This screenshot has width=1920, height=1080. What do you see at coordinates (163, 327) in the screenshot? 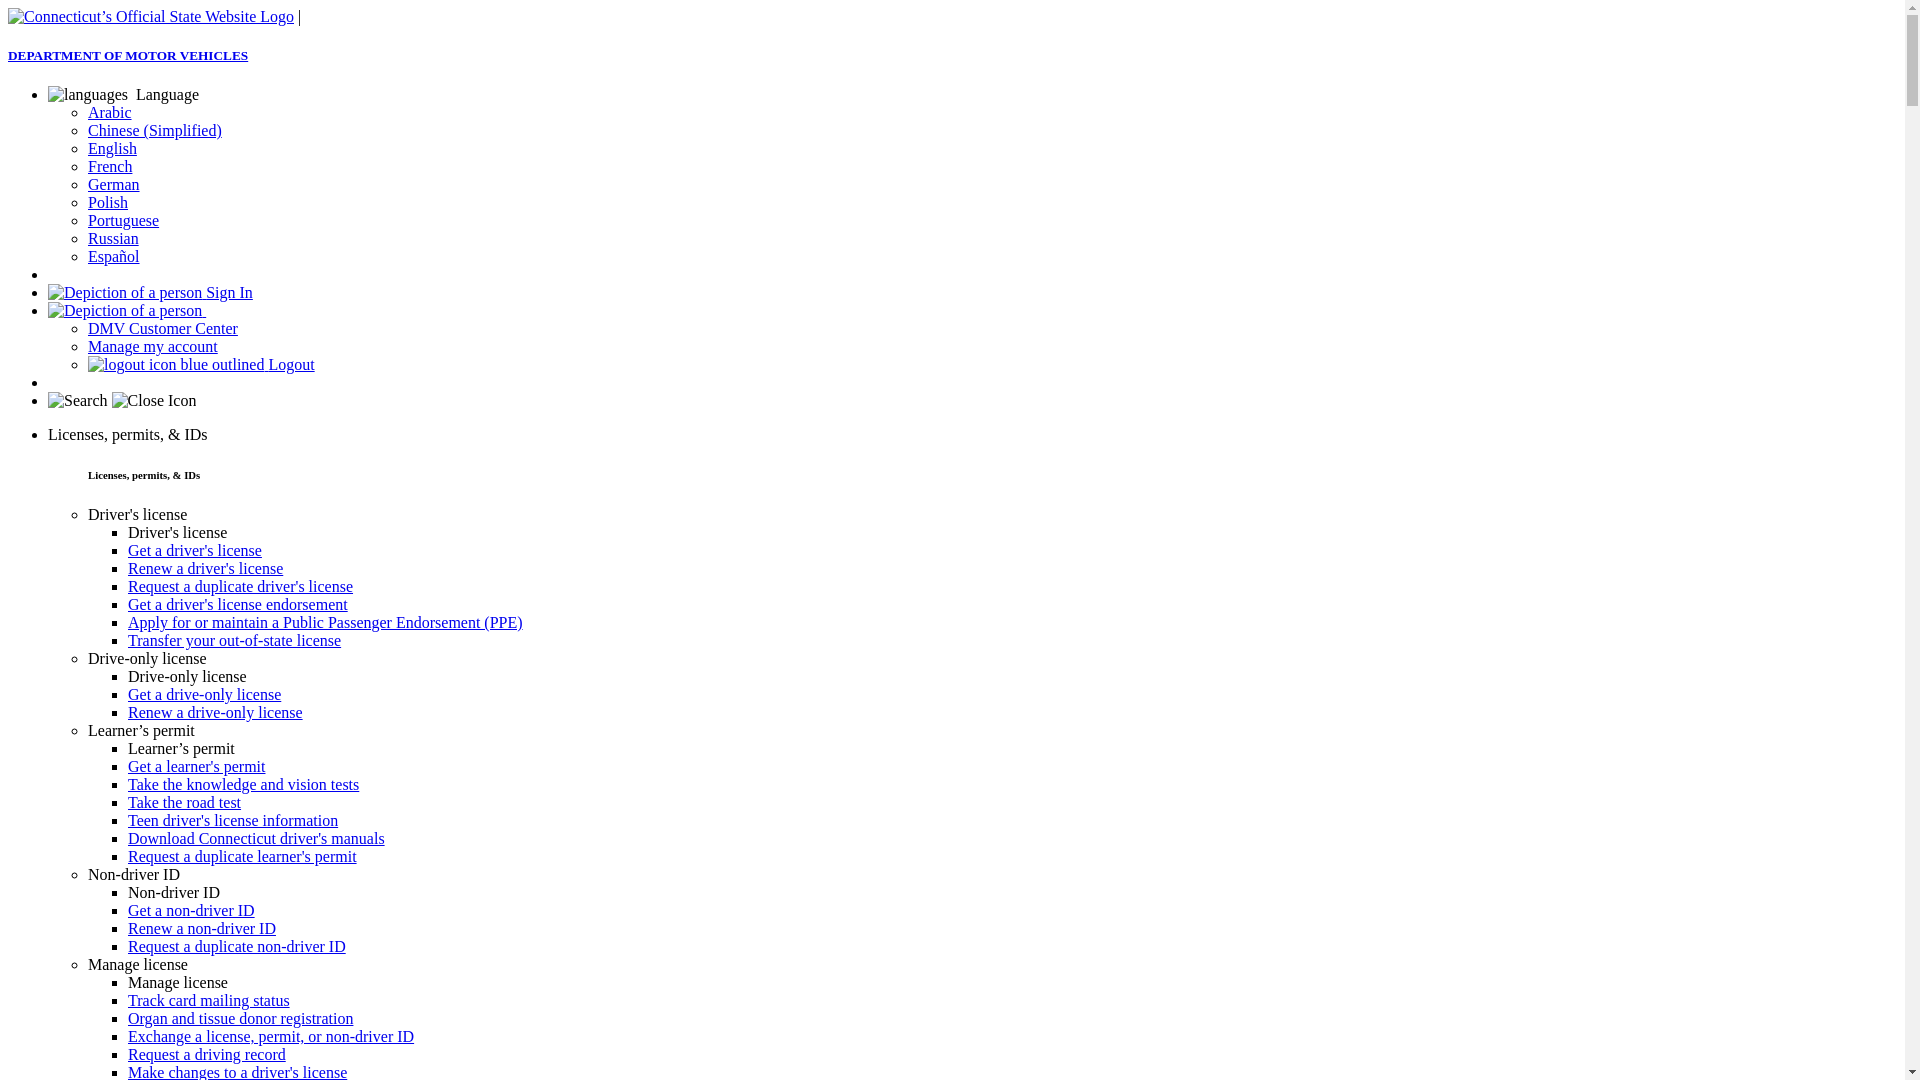
I see `'DMV Customer Center'` at bounding box center [163, 327].